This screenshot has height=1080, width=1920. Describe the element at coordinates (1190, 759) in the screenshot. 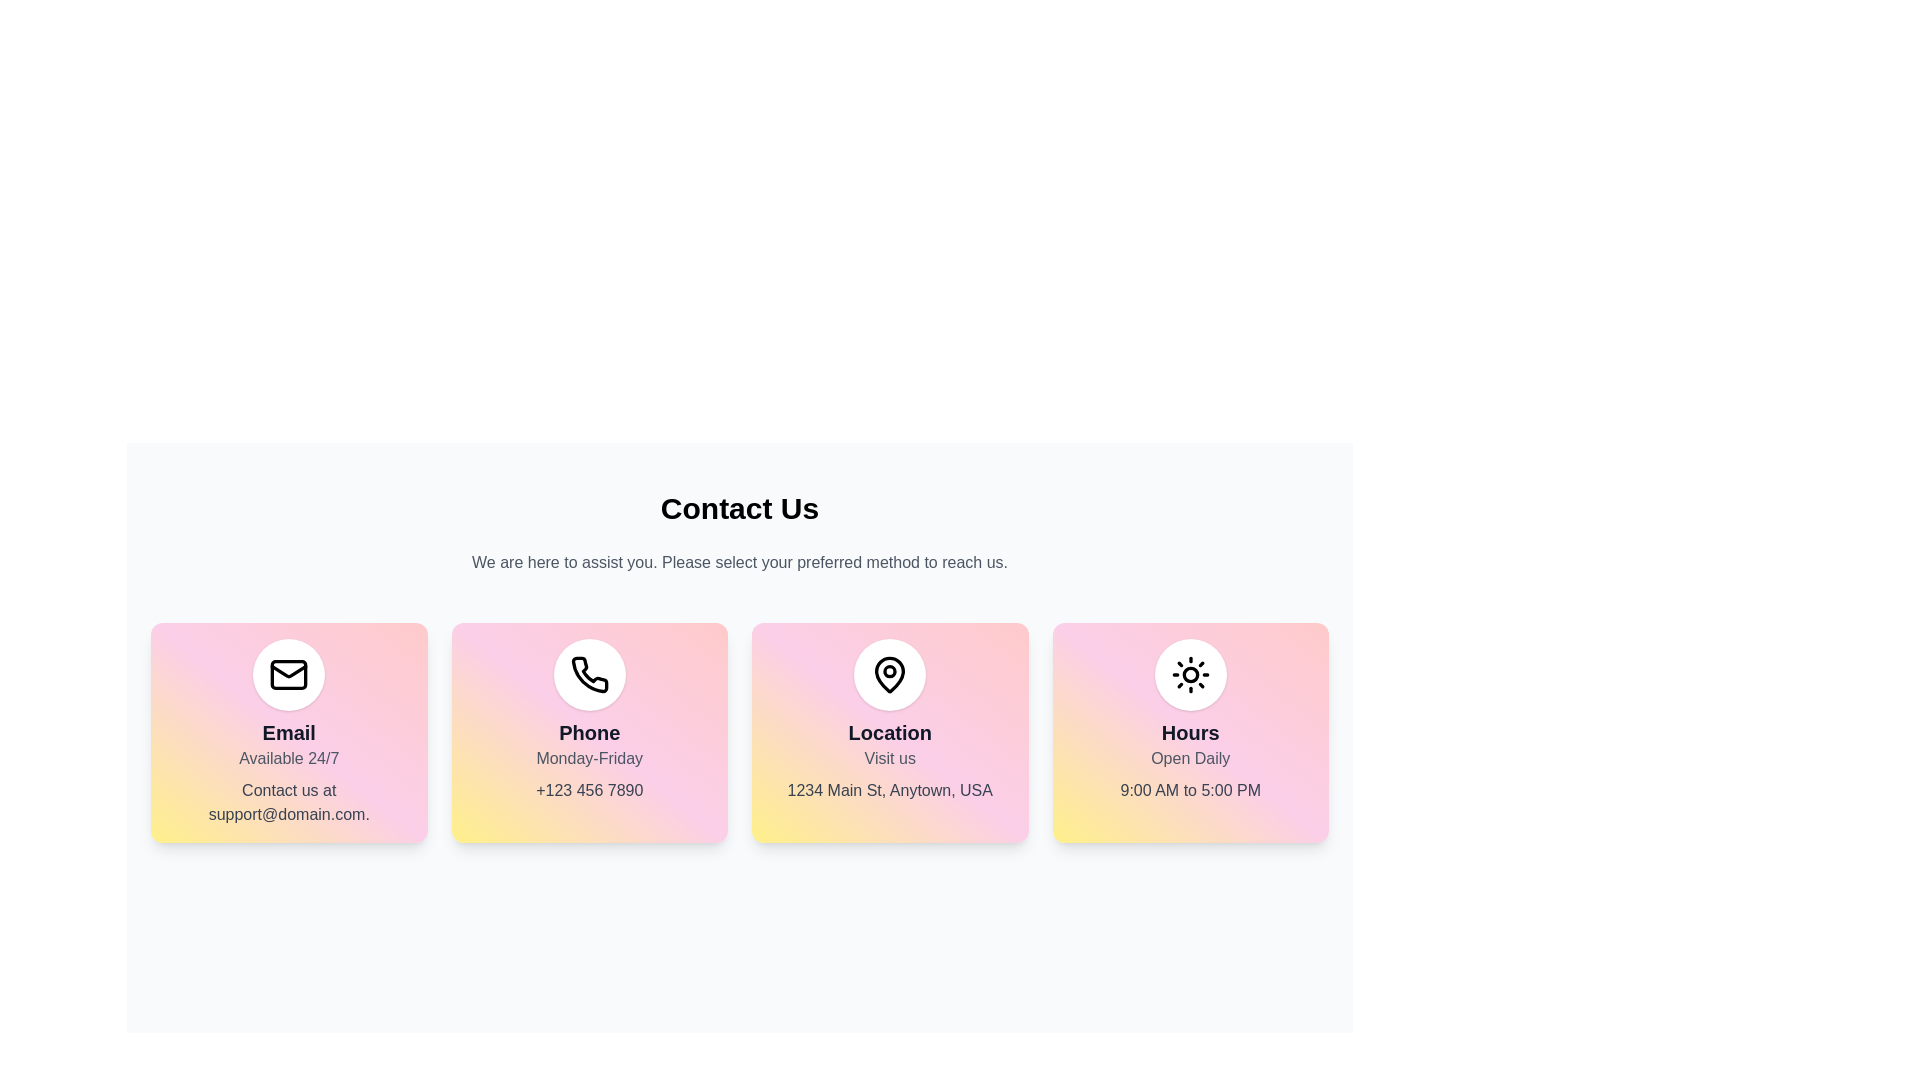

I see `the Text Label indicating the operating schedule located below the 'Hours' title in the fourth column of the card grid layout` at that location.